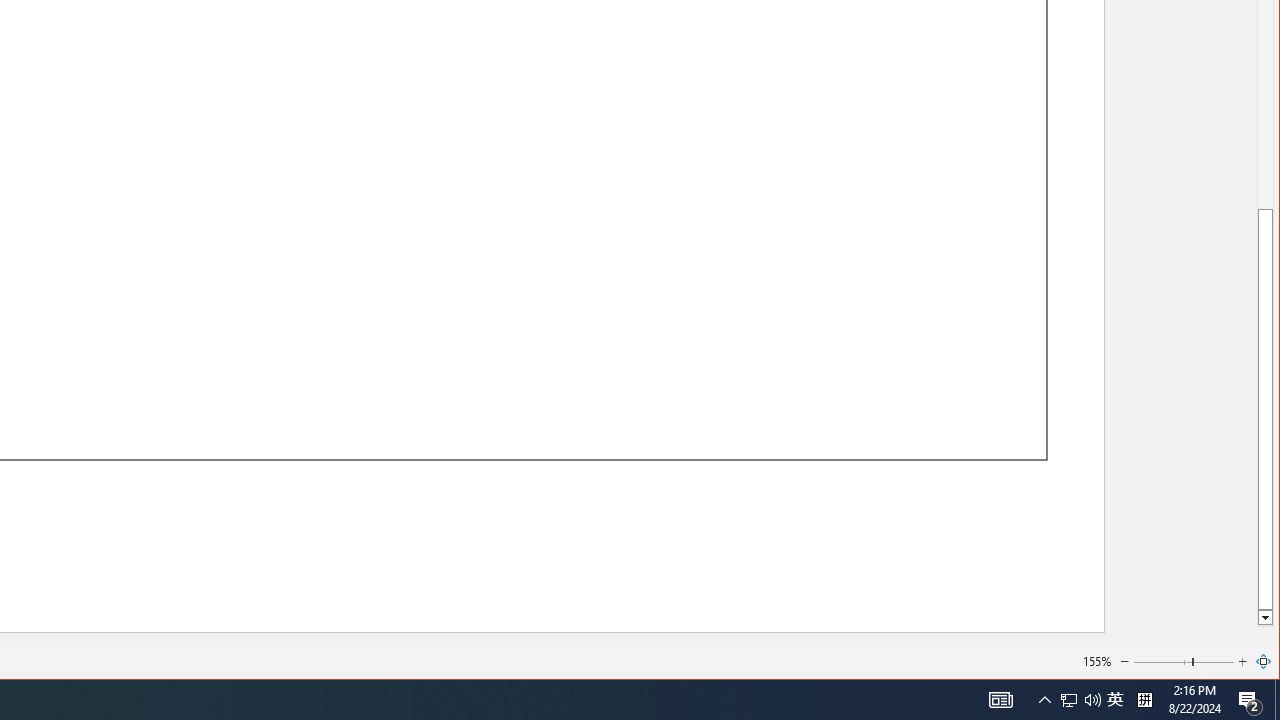 The image size is (1280, 720). Describe the element at coordinates (1162, 662) in the screenshot. I see `'Page left'` at that location.